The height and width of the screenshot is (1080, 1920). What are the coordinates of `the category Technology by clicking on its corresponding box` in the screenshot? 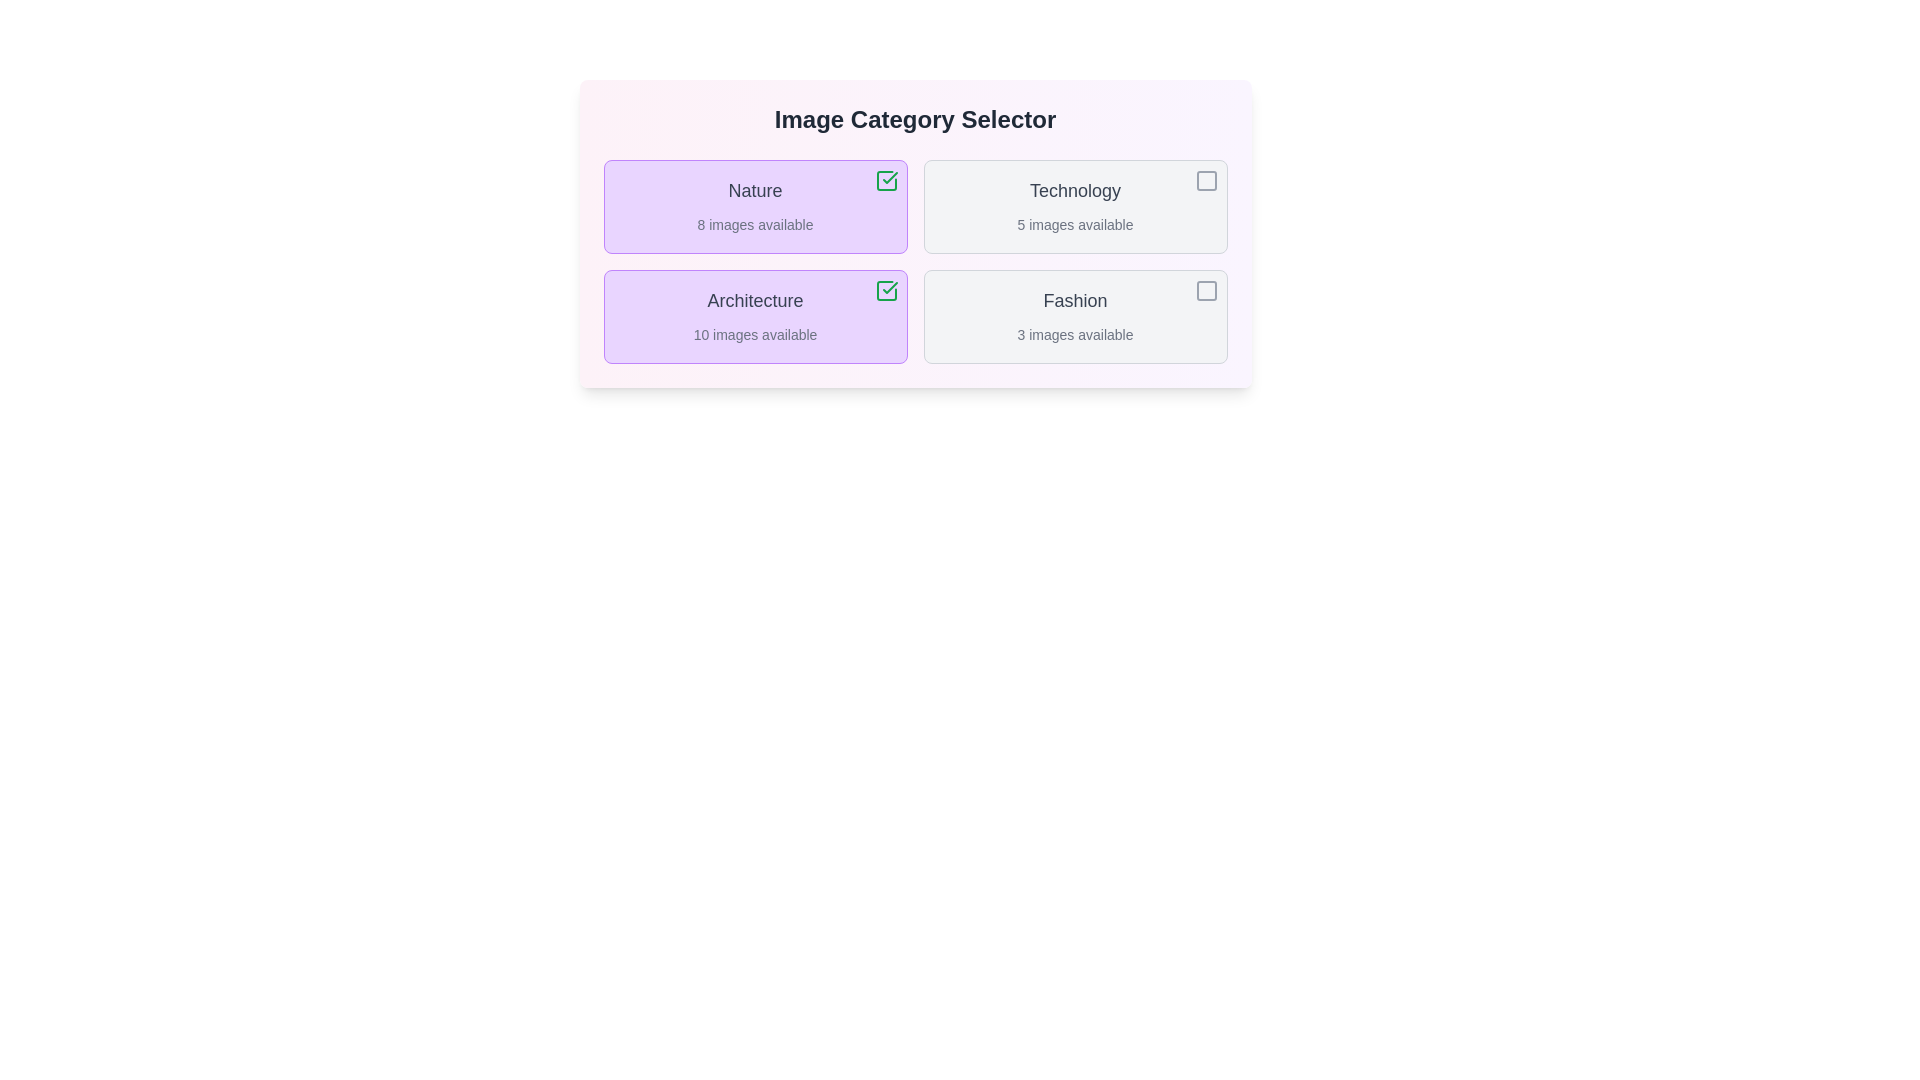 It's located at (1074, 207).